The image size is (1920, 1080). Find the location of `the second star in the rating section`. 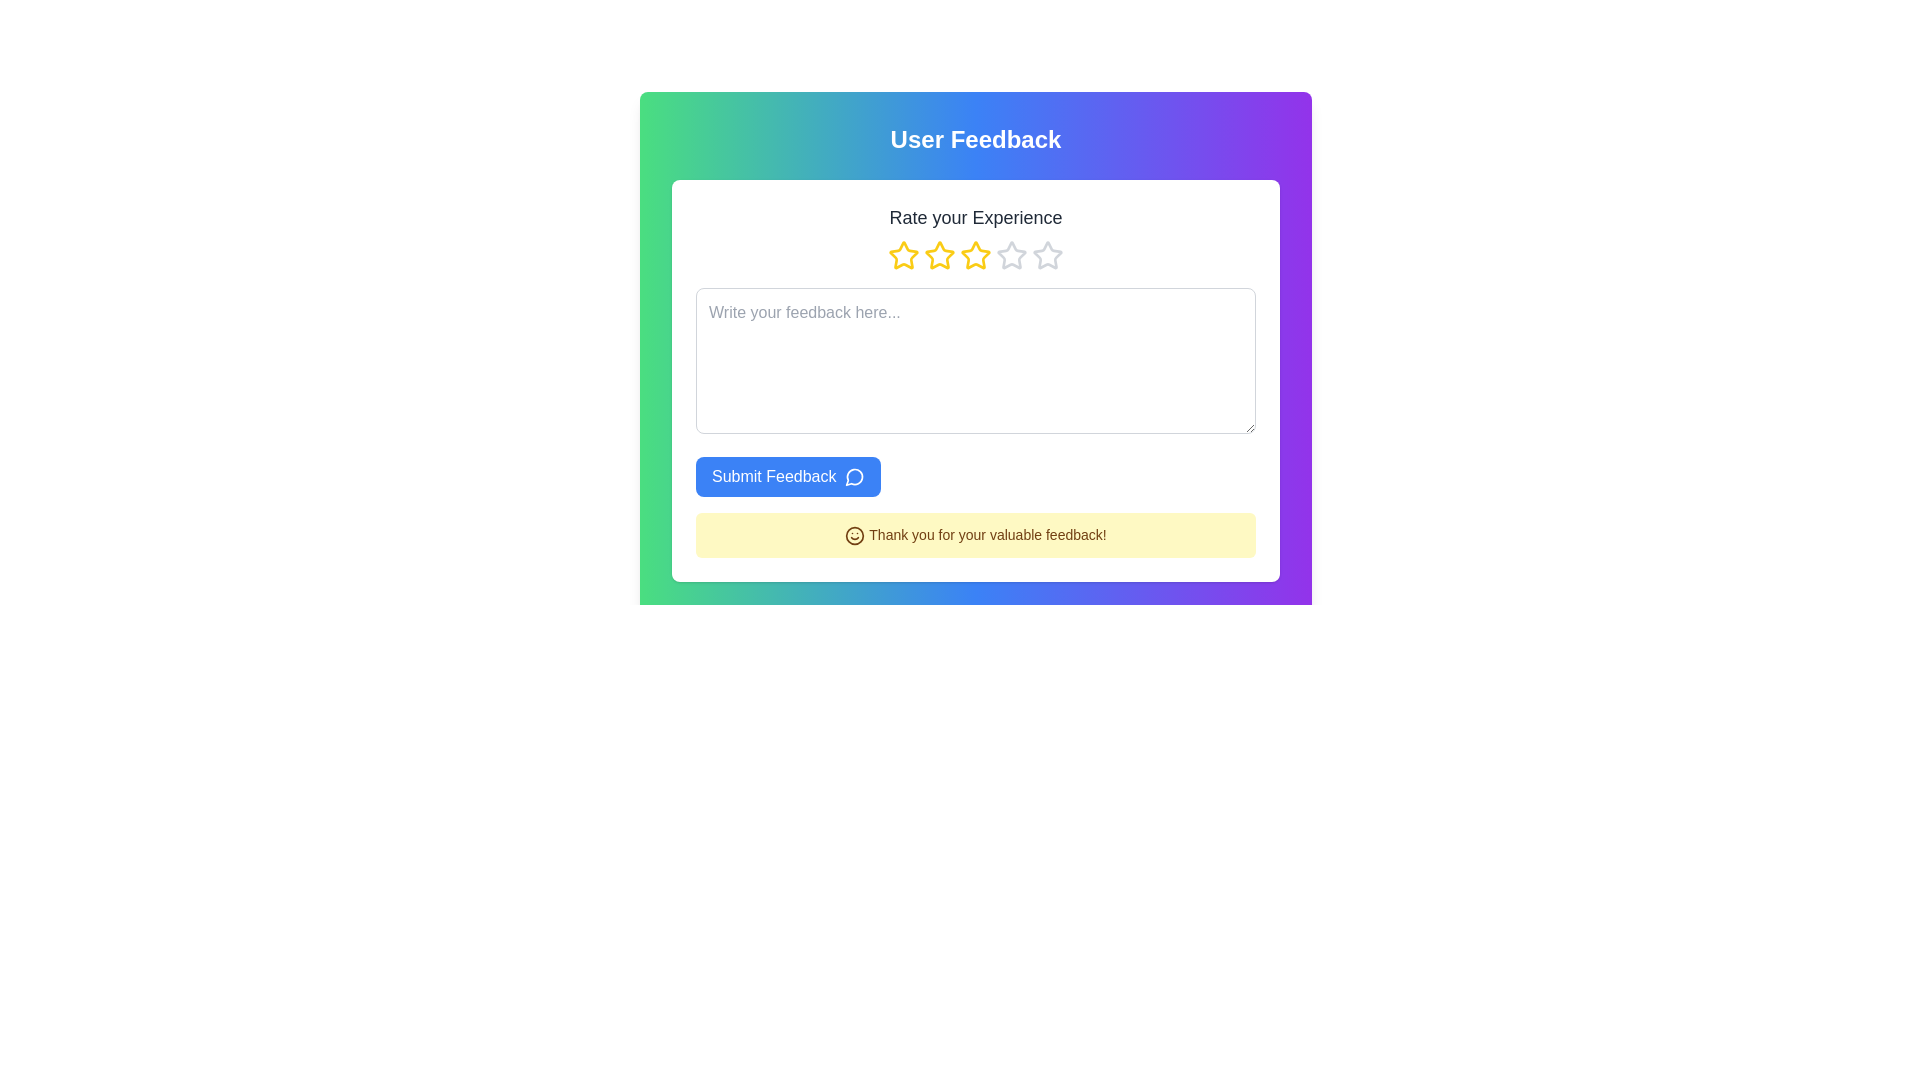

the second star in the rating section is located at coordinates (902, 254).